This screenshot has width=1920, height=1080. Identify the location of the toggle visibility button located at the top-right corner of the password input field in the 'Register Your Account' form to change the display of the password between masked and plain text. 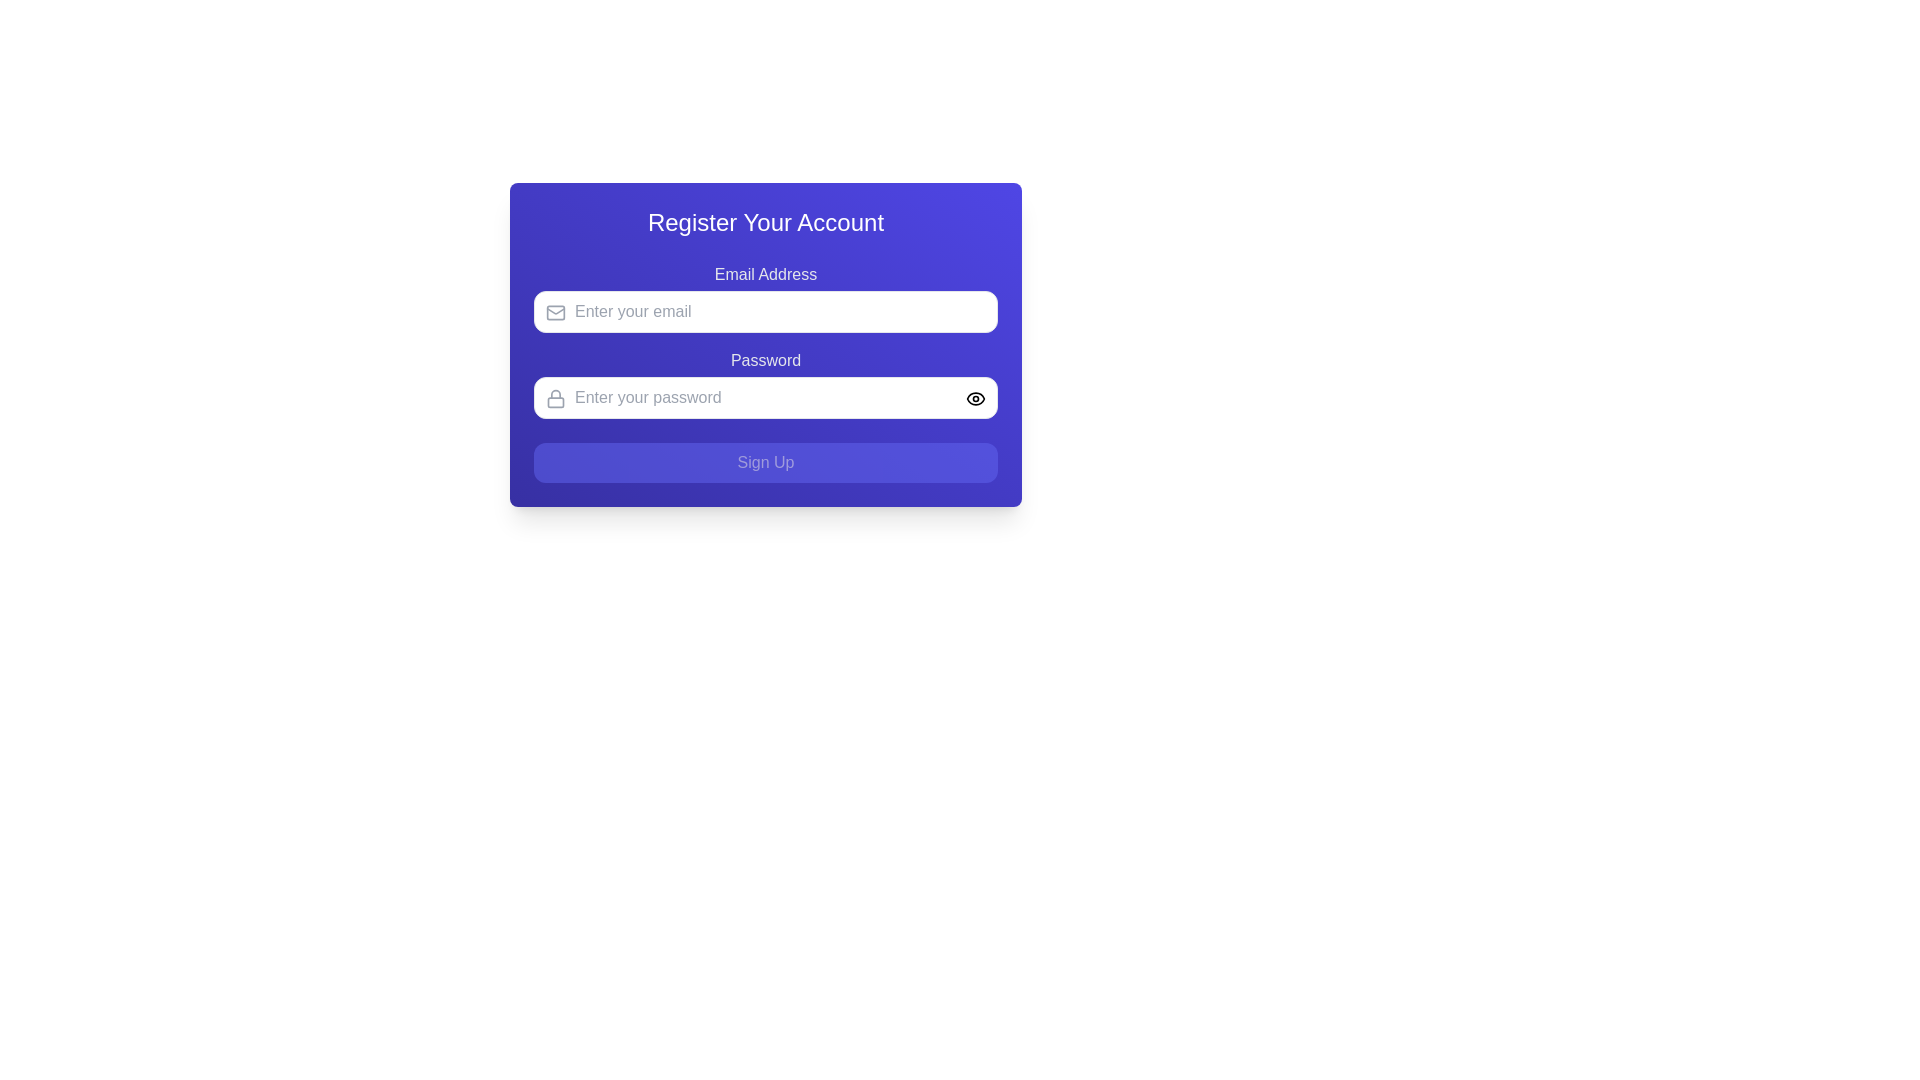
(975, 398).